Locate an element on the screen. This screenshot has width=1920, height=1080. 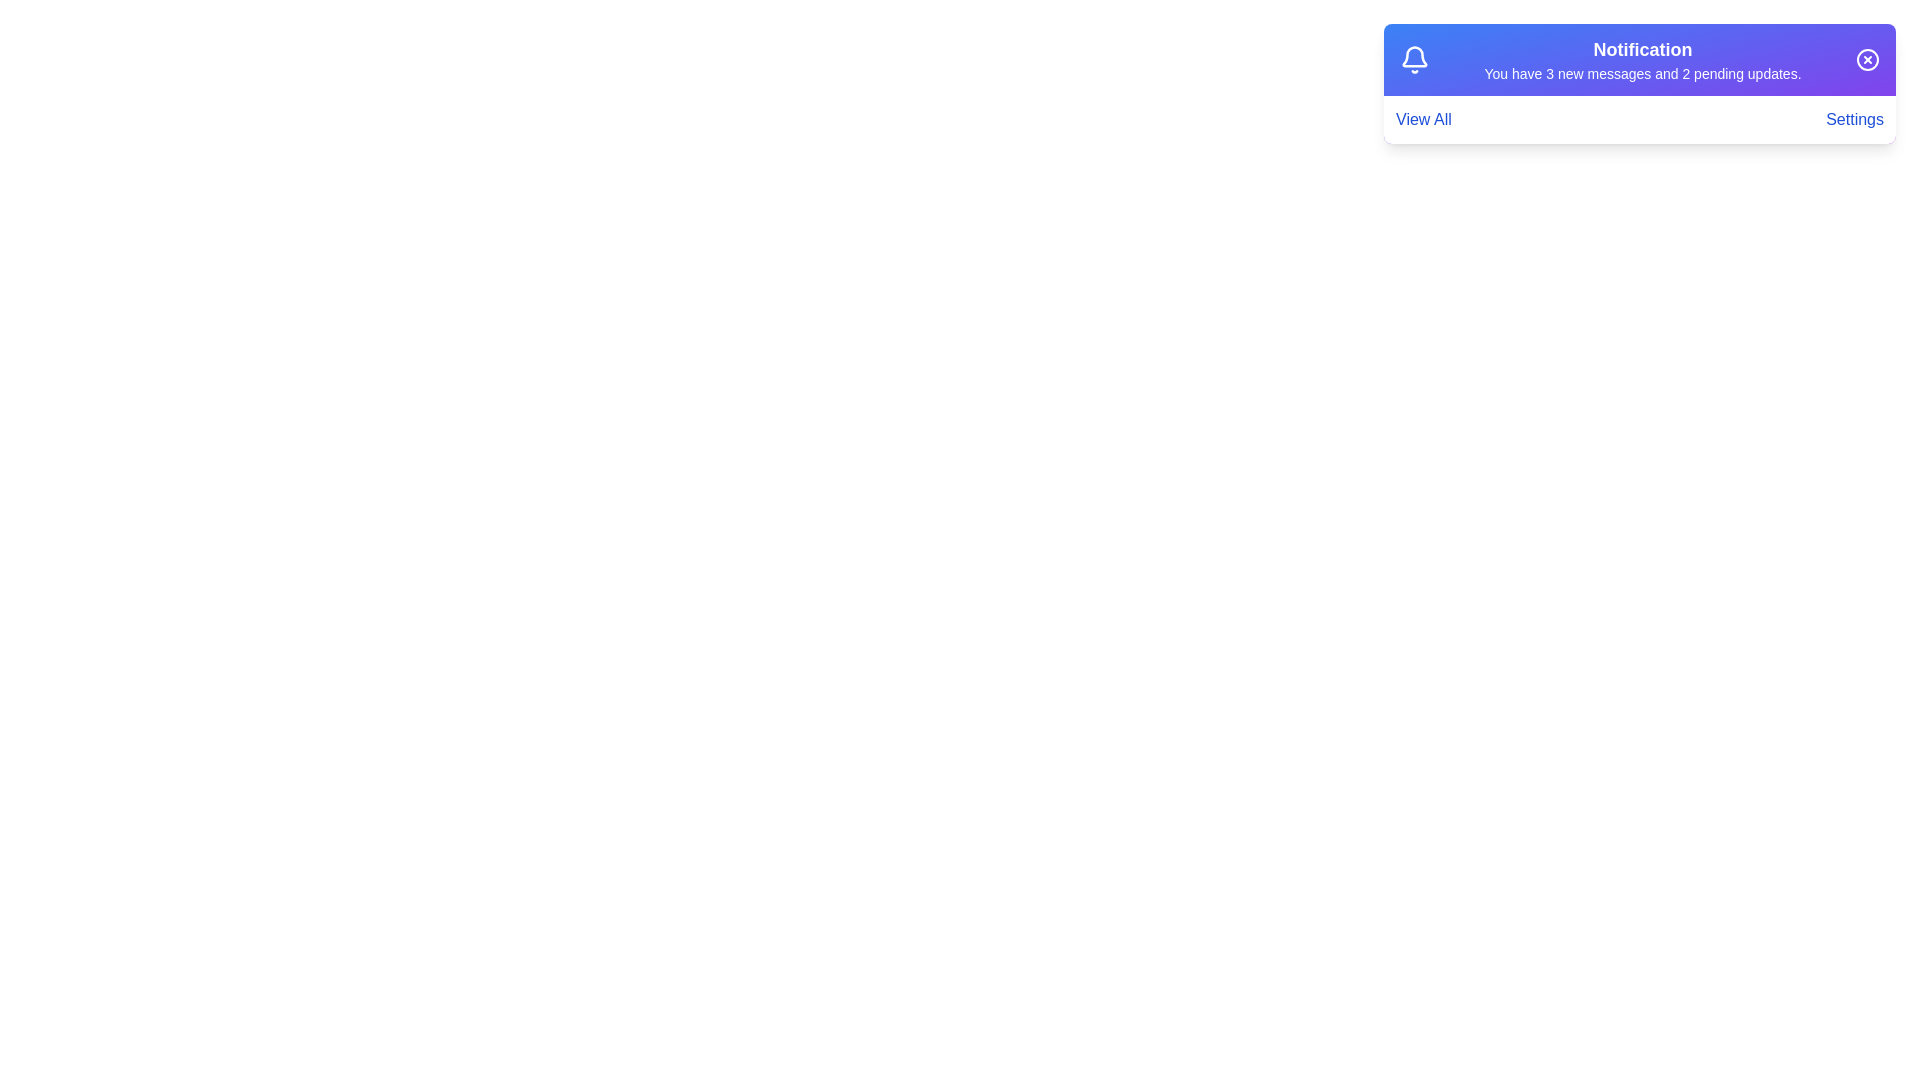
the close button to dismiss the notification center is located at coordinates (1866, 59).